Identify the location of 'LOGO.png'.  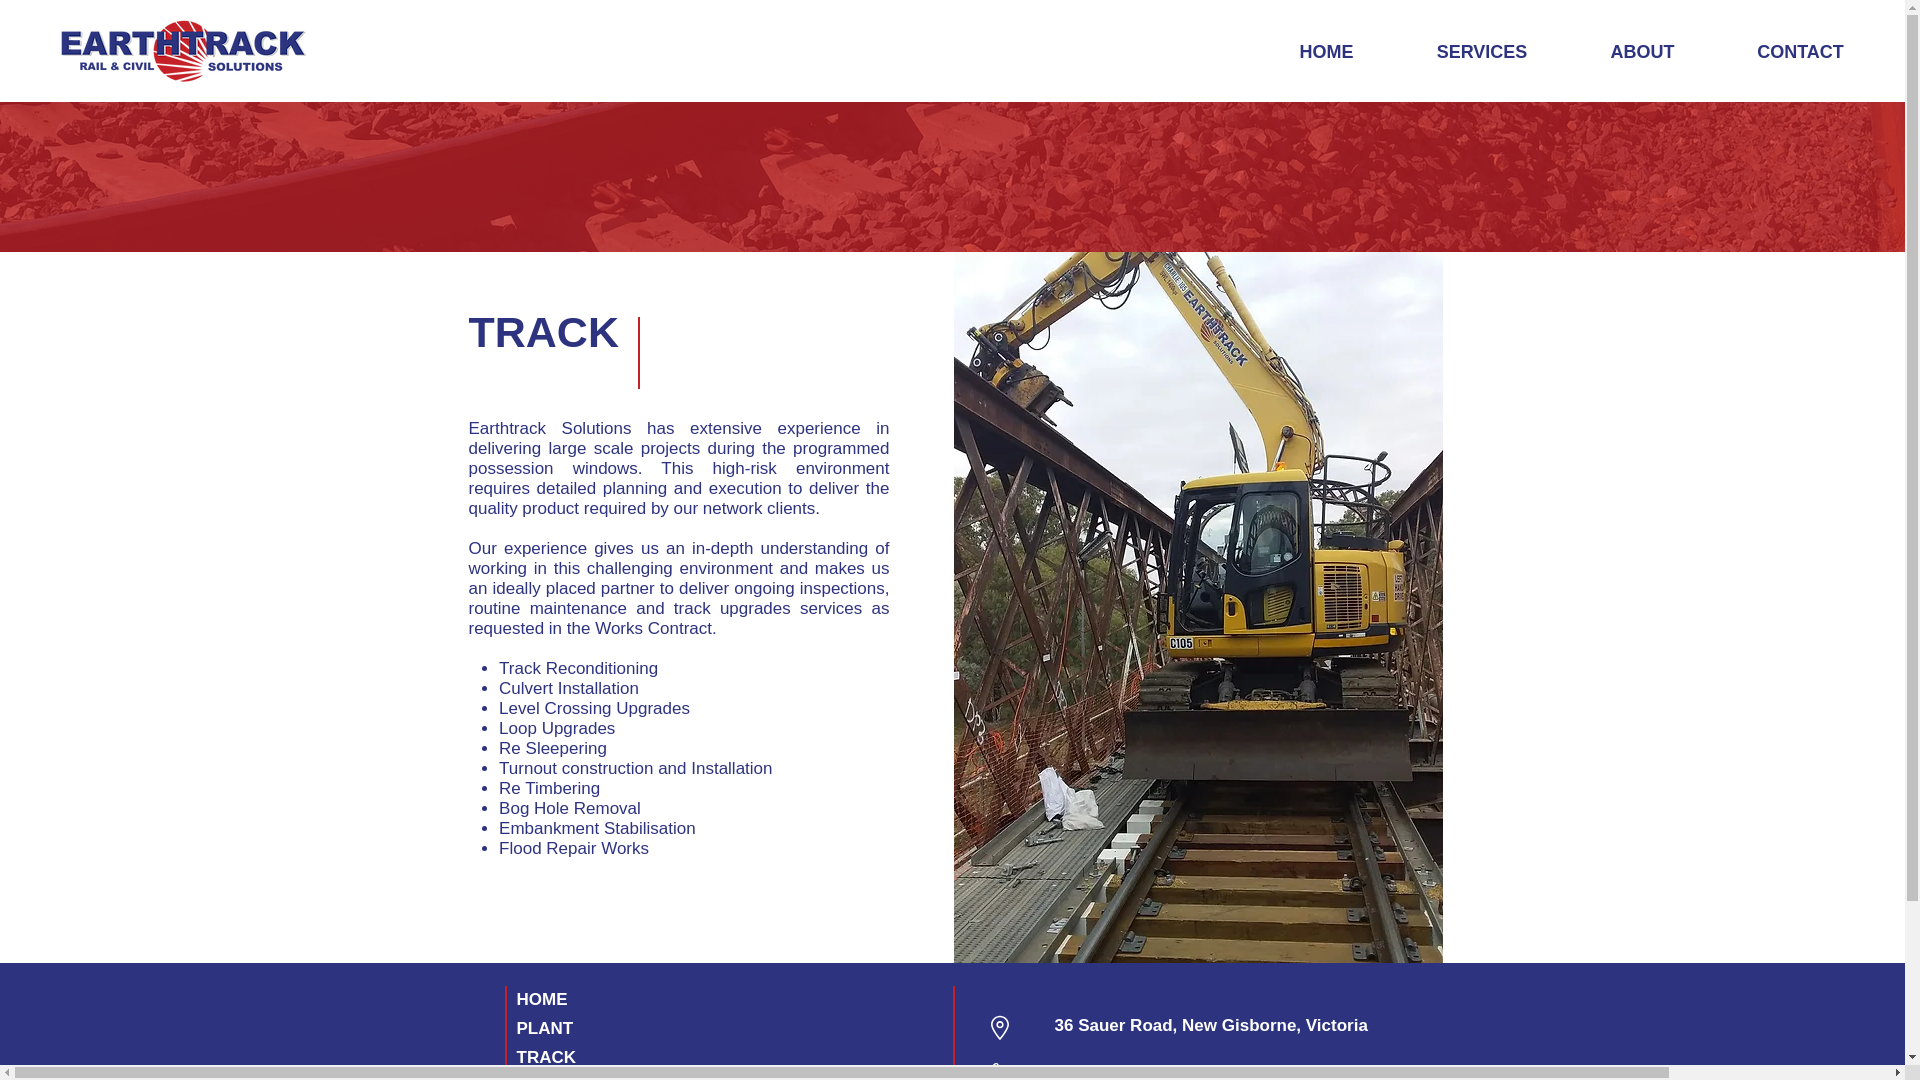
(184, 50).